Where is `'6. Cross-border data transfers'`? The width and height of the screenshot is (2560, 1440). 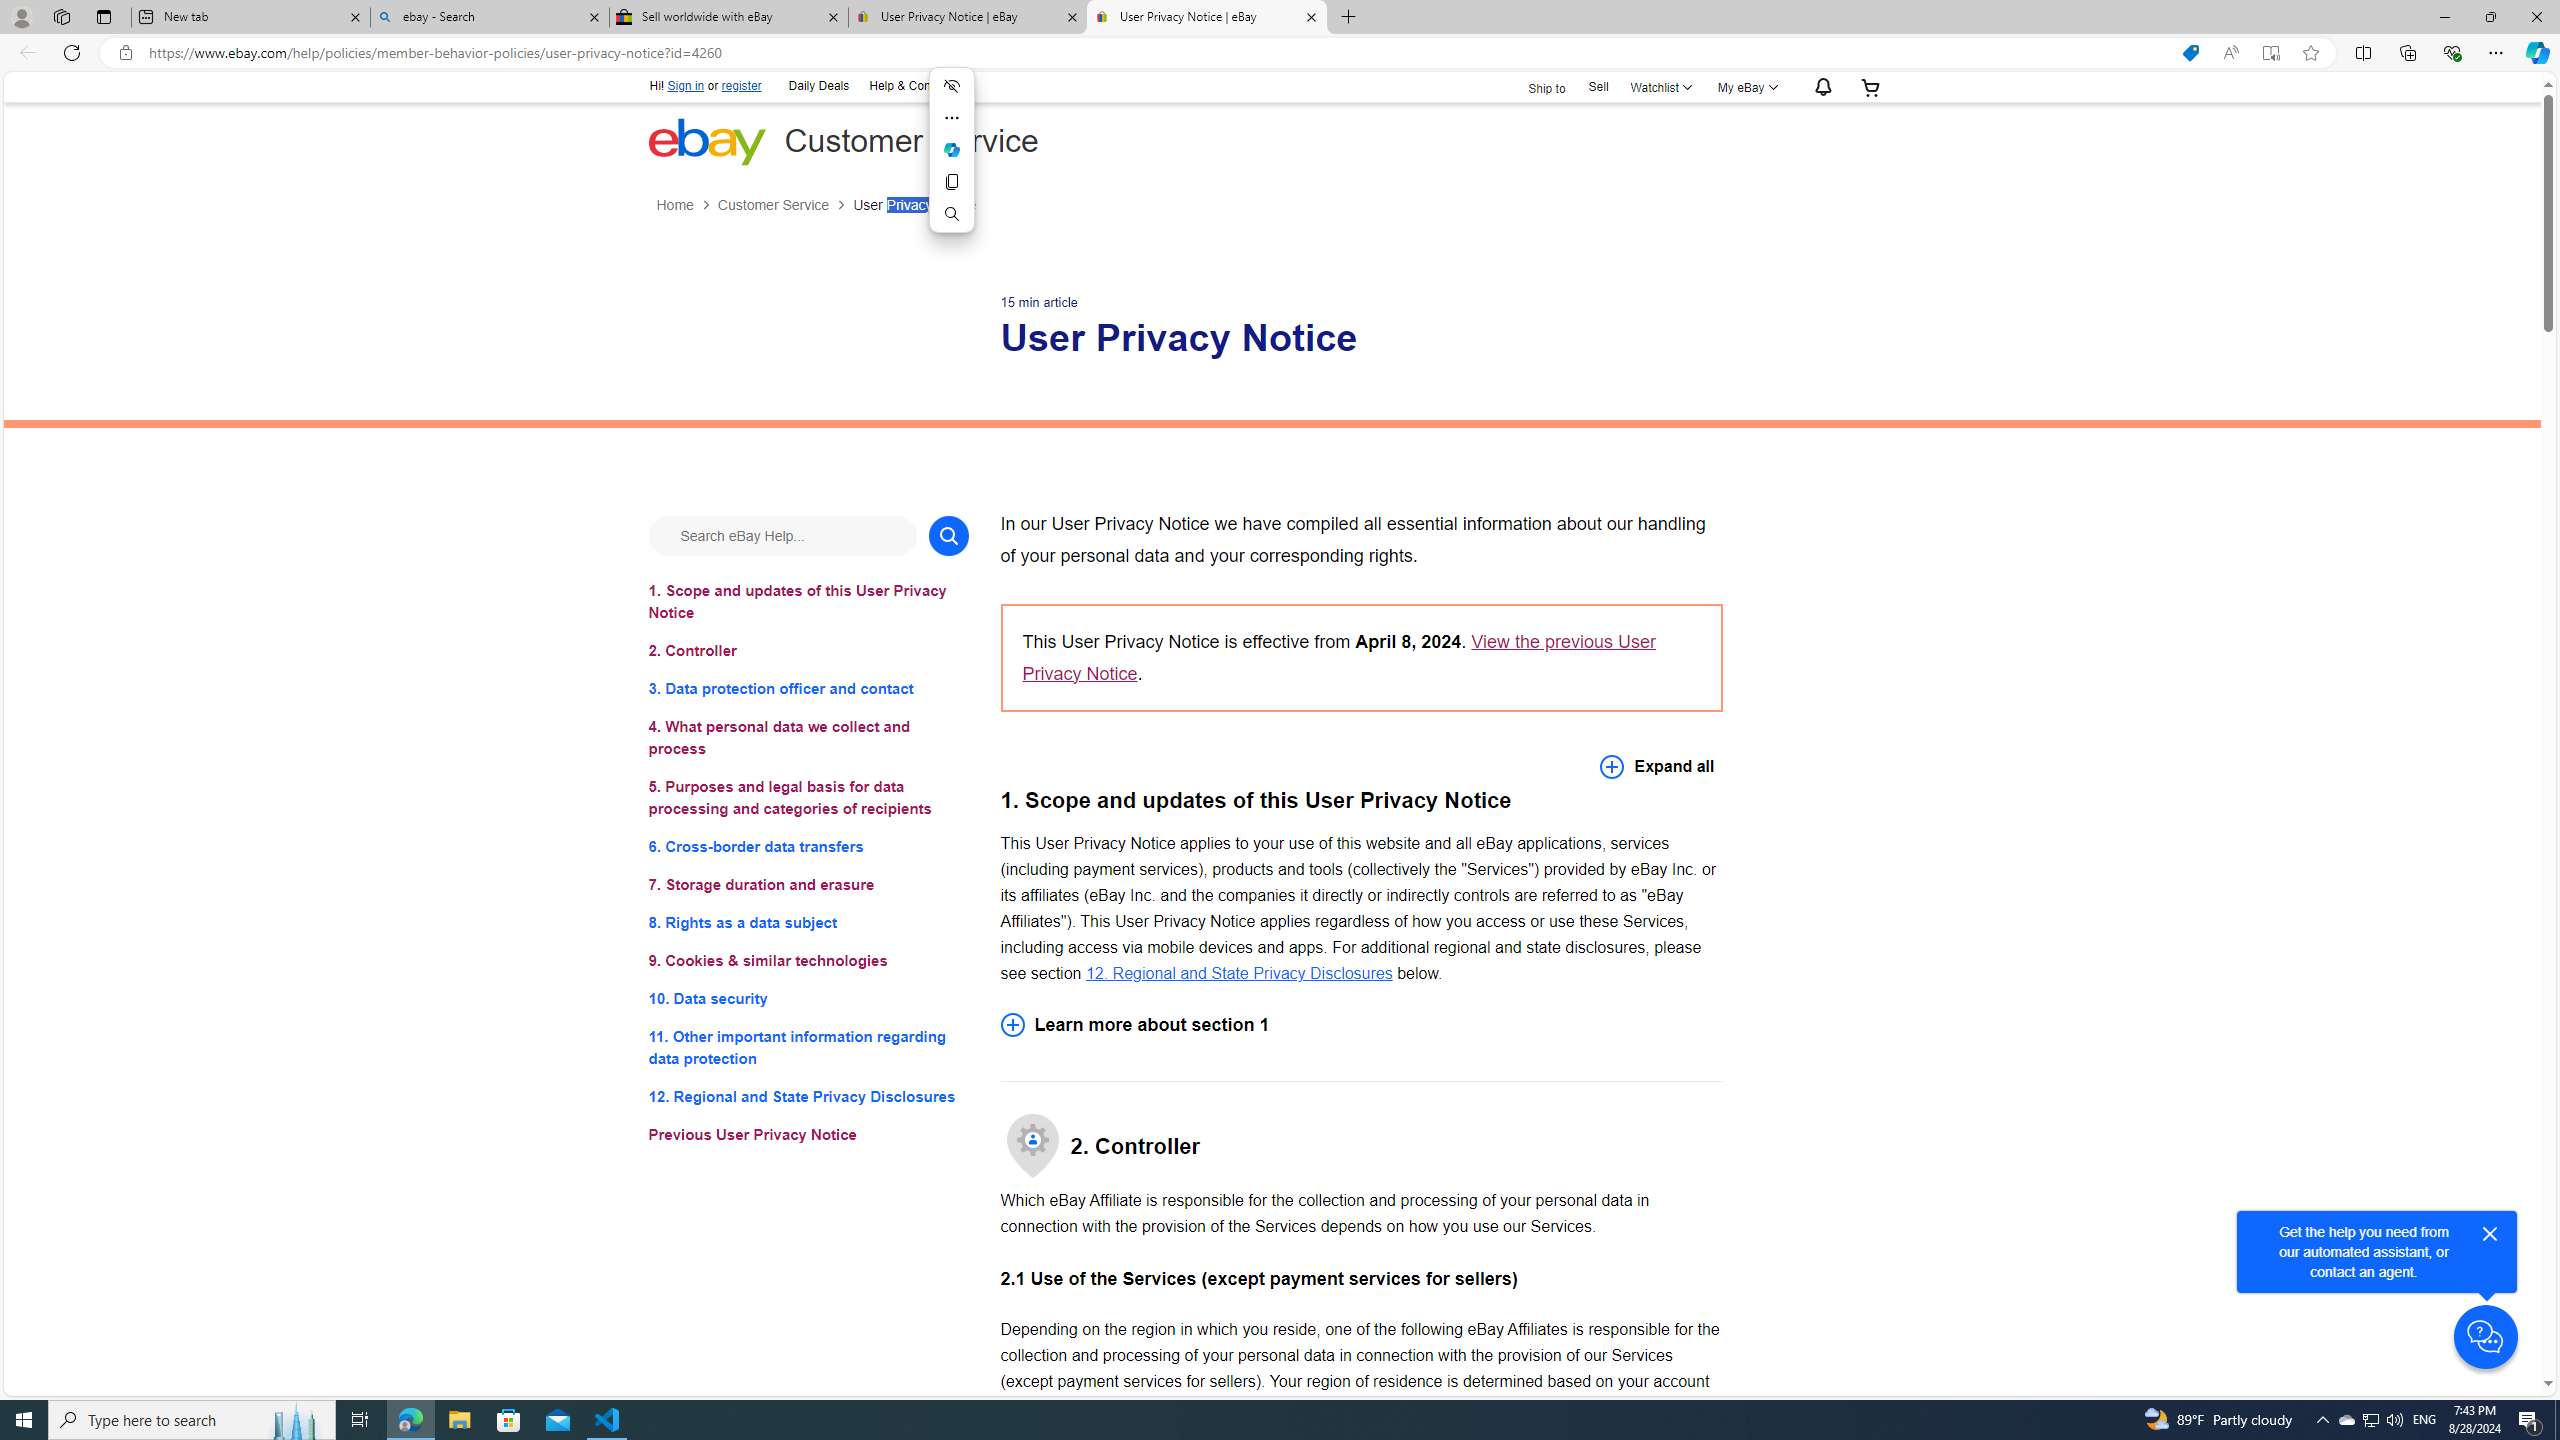
'6. Cross-border data transfers' is located at coordinates (807, 846).